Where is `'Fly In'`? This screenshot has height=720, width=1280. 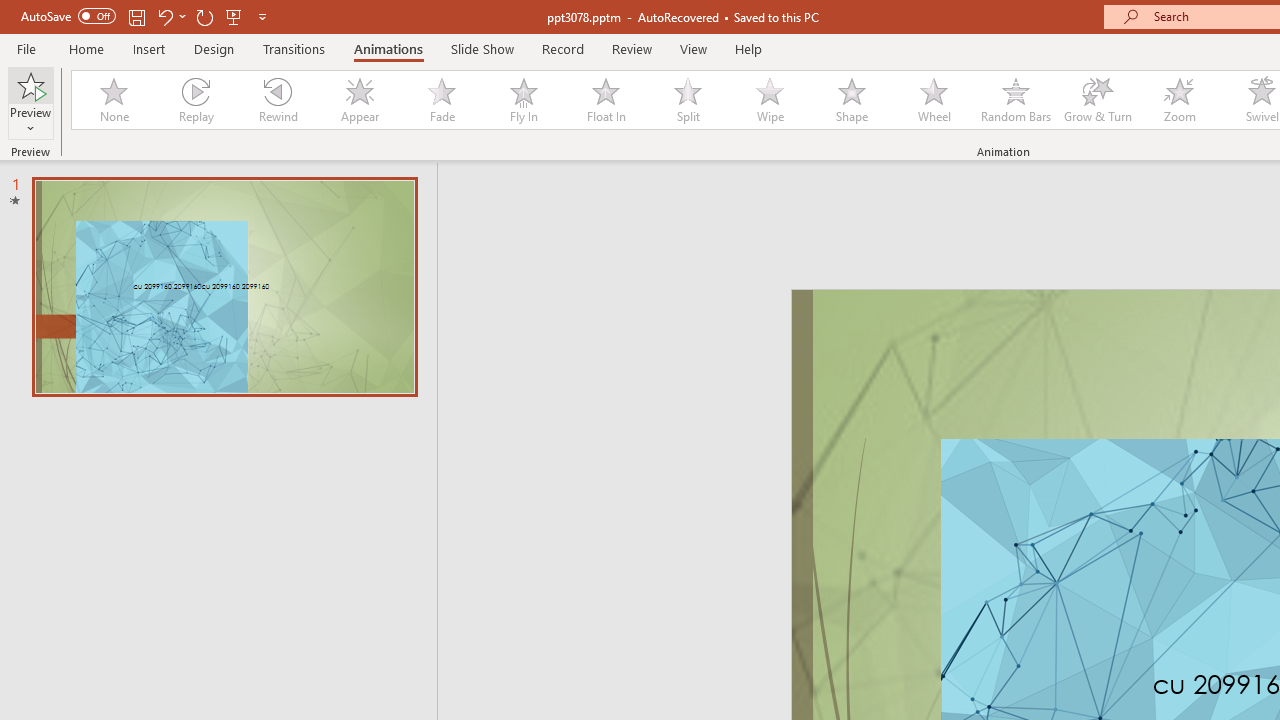
'Fly In' is located at coordinates (523, 100).